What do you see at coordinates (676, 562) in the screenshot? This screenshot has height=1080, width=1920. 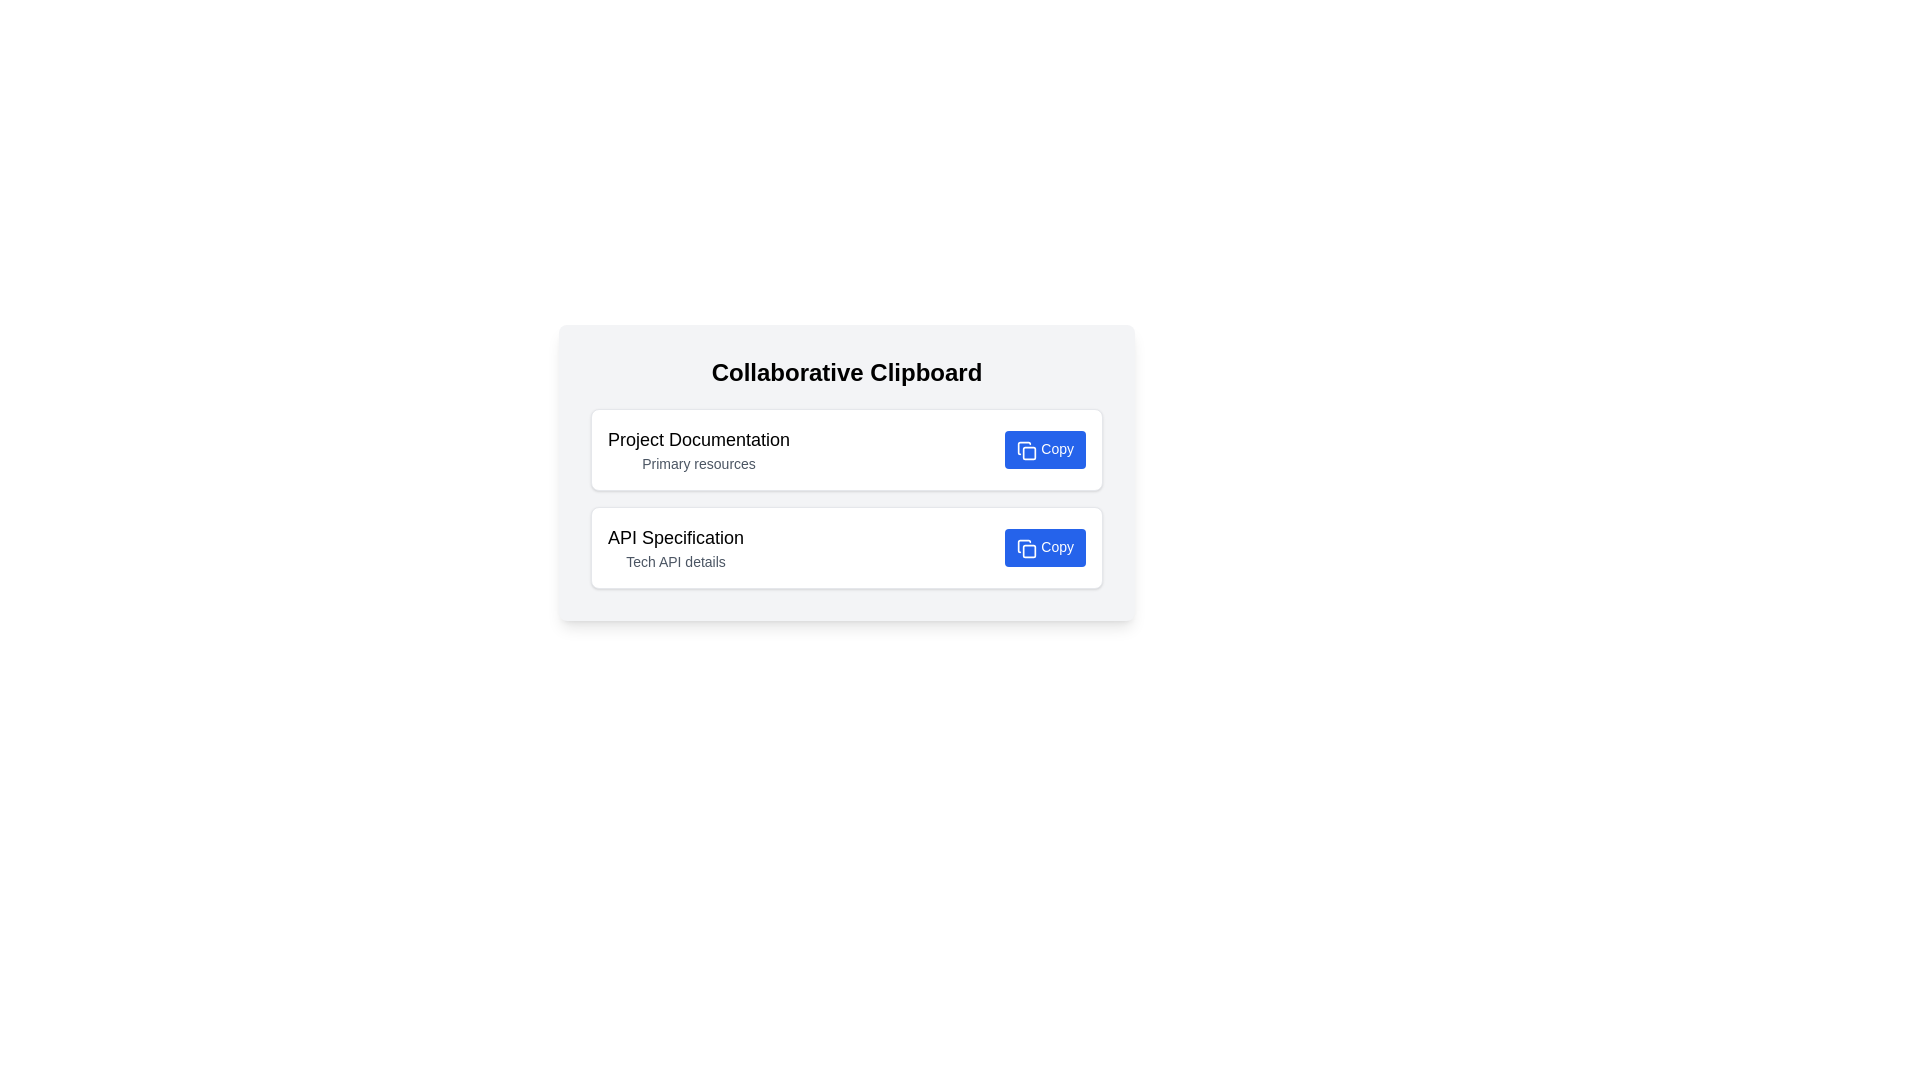 I see `the static text label reading 'Tech API details', which is styled in gray and positioned below the title 'API Specification'` at bounding box center [676, 562].